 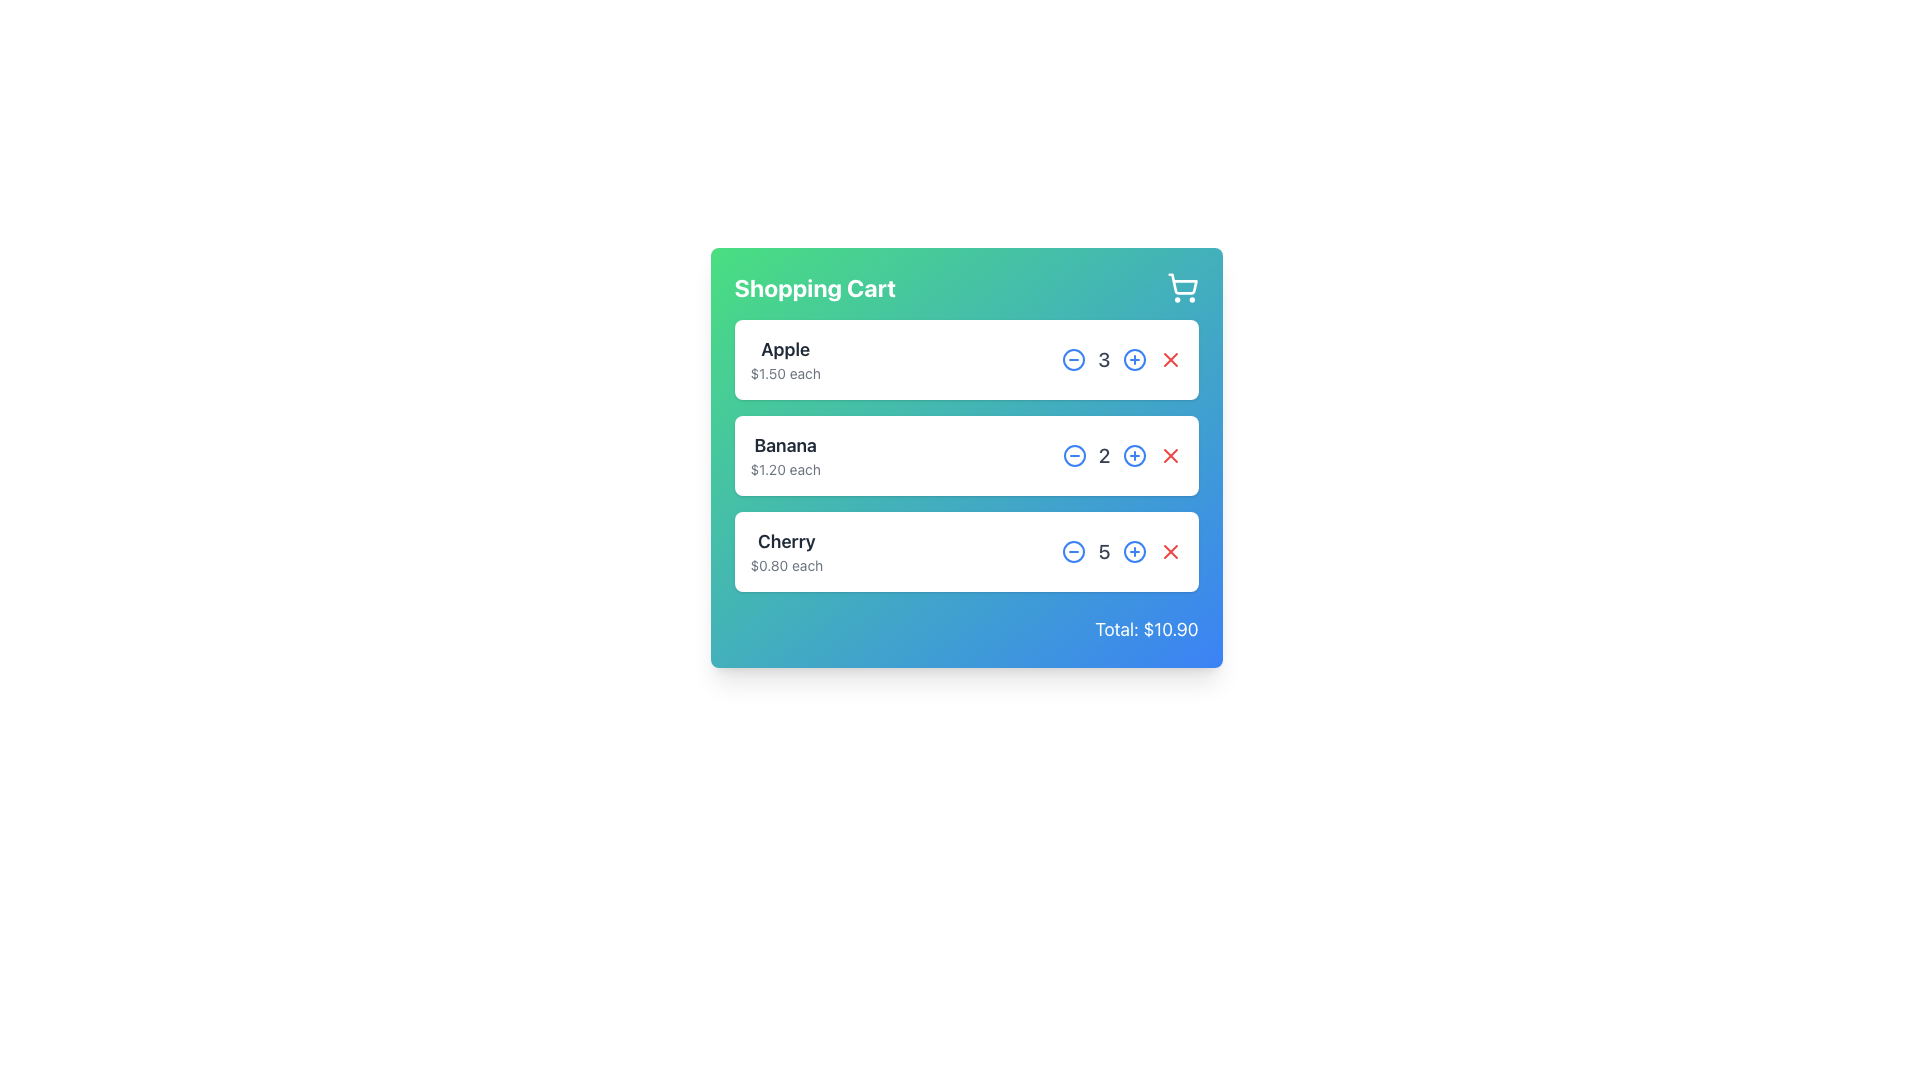 What do you see at coordinates (784, 455) in the screenshot?
I see `the Text Display element that shows information about a specific item in the shopping cart, located between the rows for 'Apple' and 'Cherry'` at bounding box center [784, 455].